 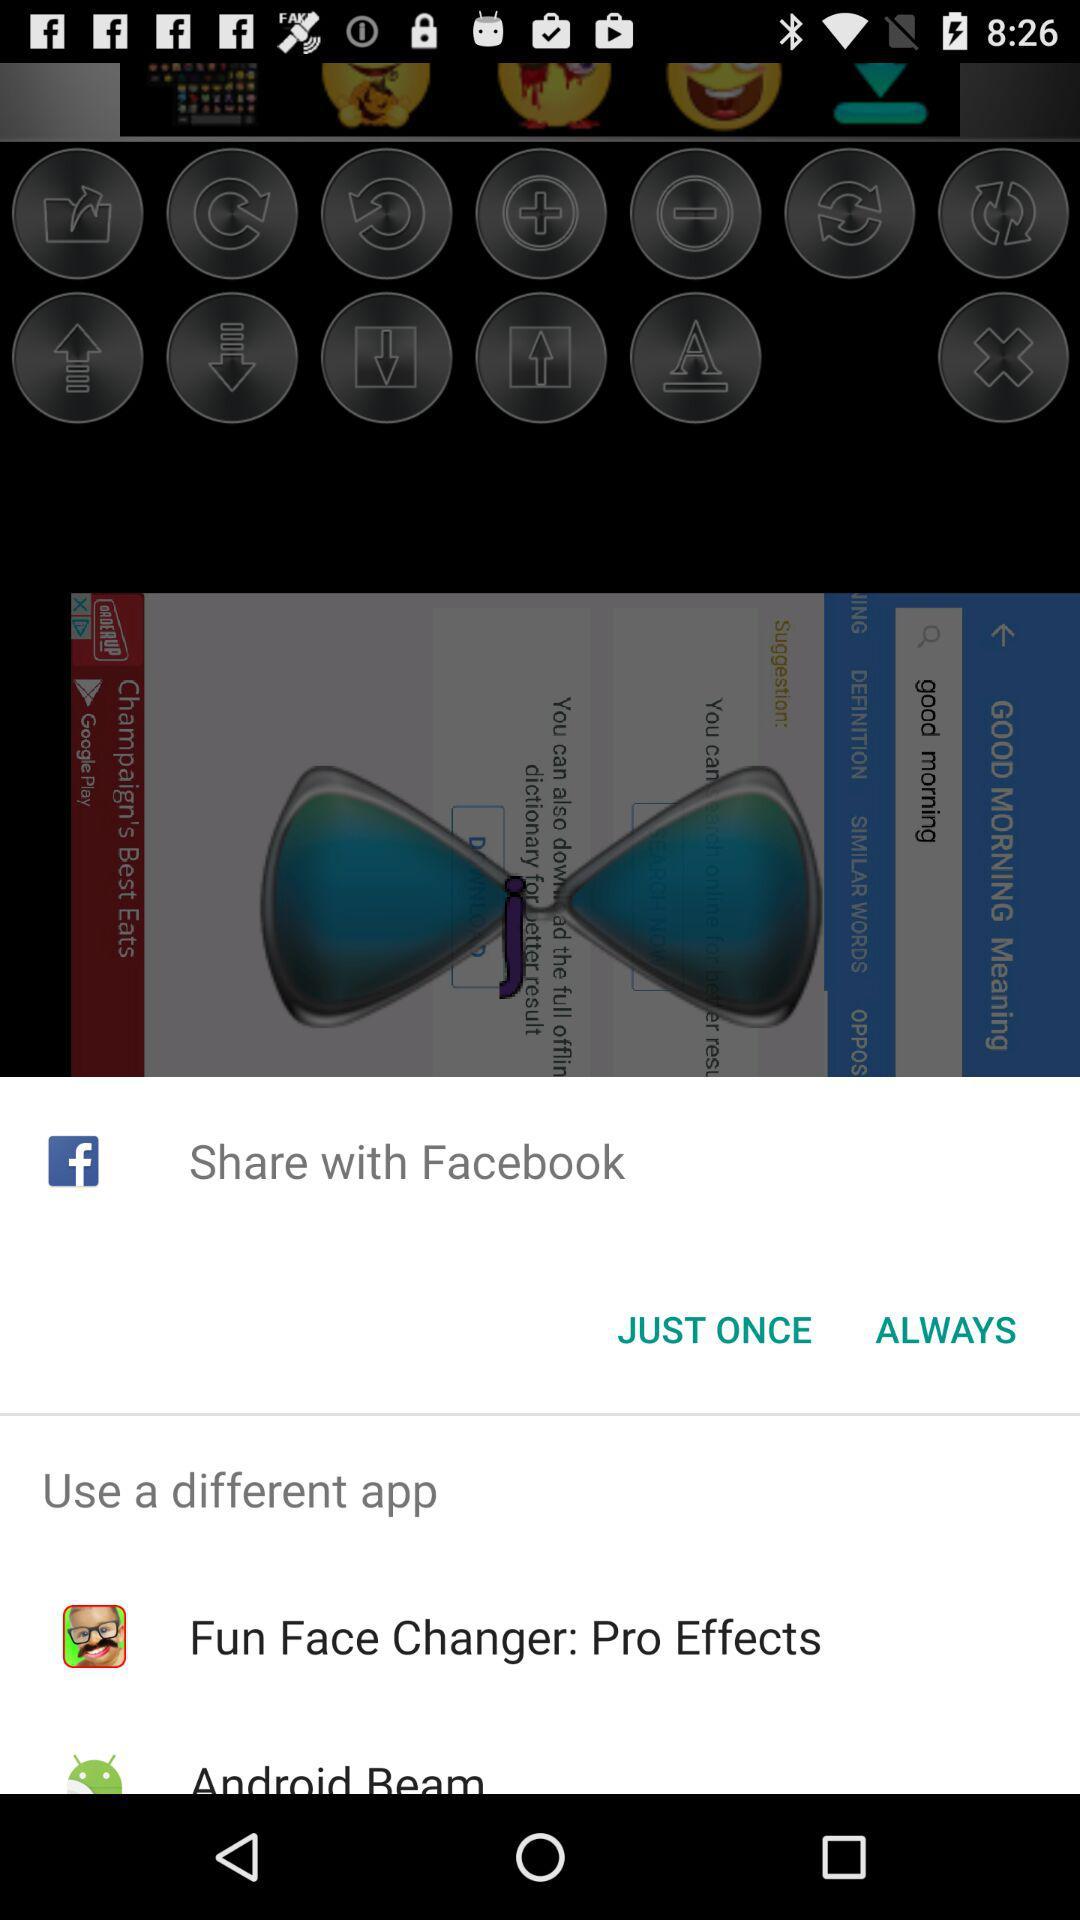 I want to click on the app below the share with facebook, so click(x=945, y=1329).